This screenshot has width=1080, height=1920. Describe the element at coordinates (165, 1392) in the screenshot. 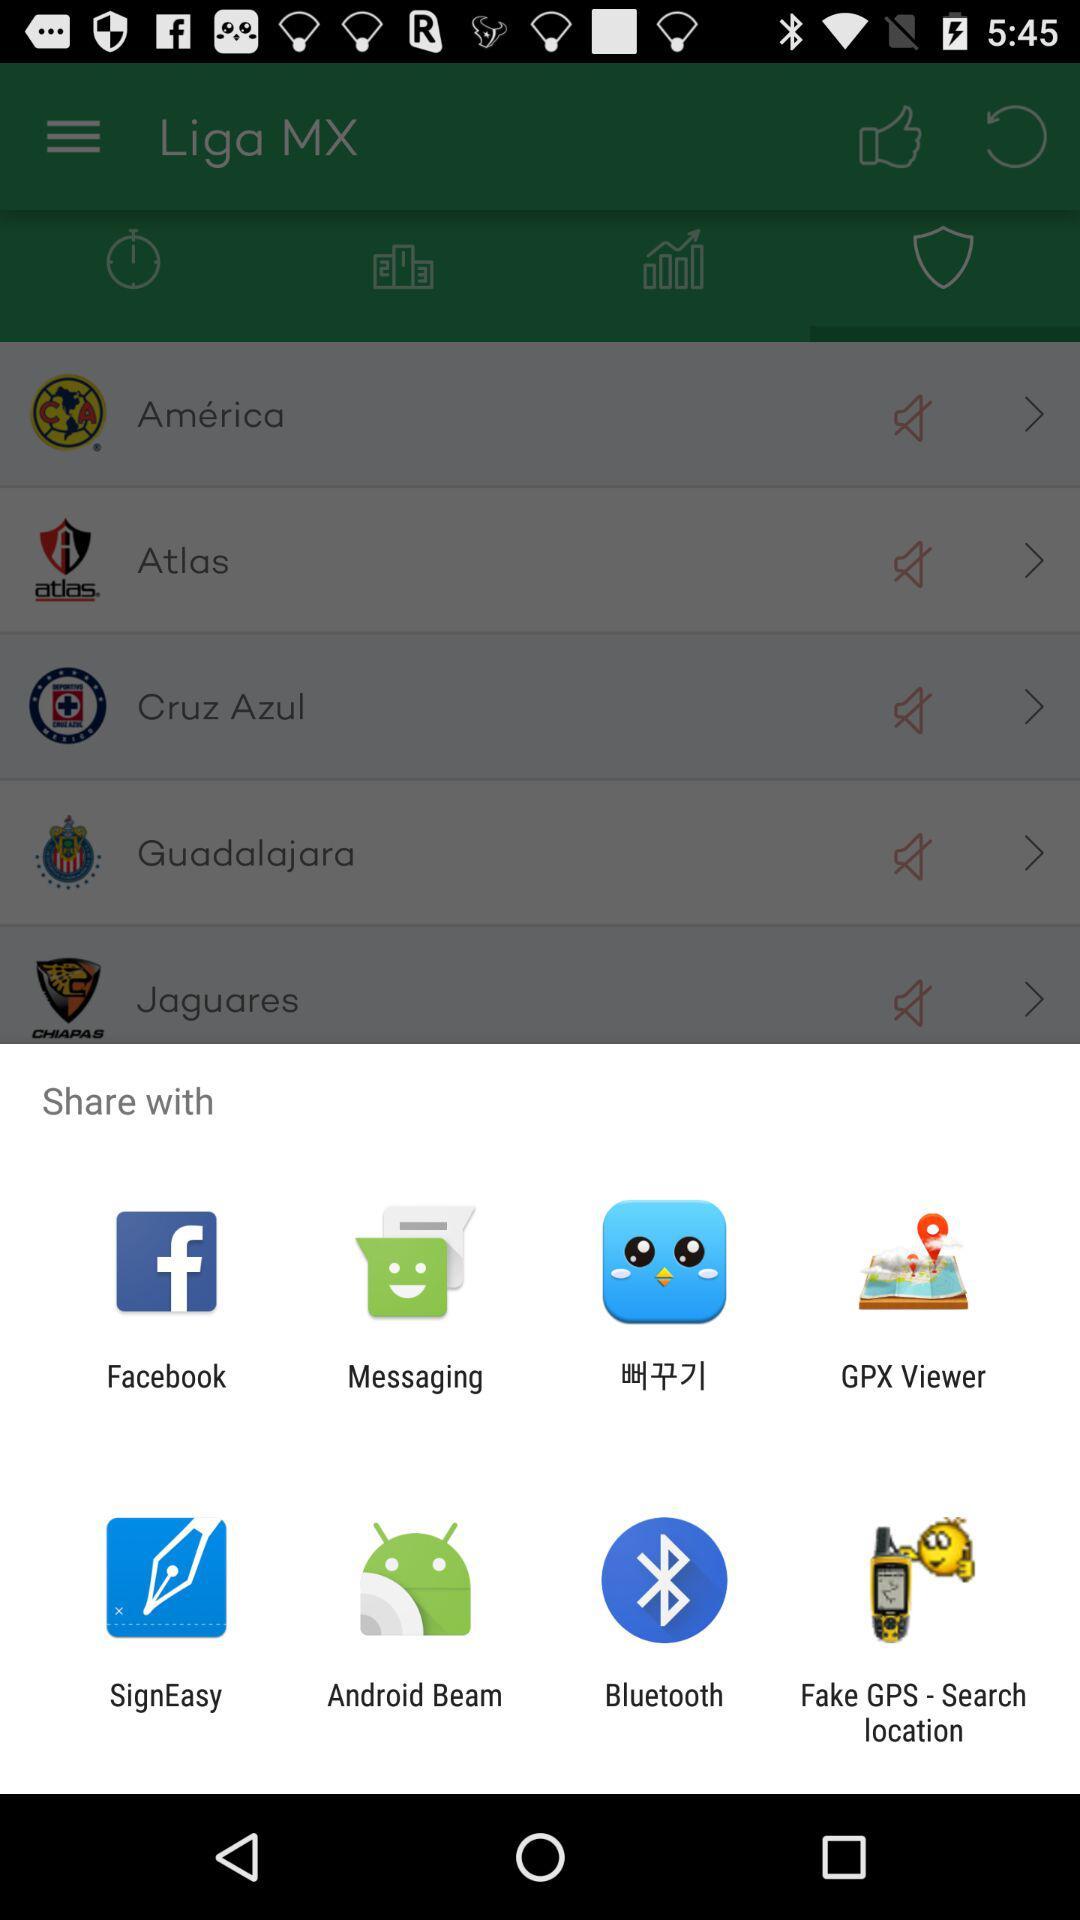

I see `app next to the messaging app` at that location.